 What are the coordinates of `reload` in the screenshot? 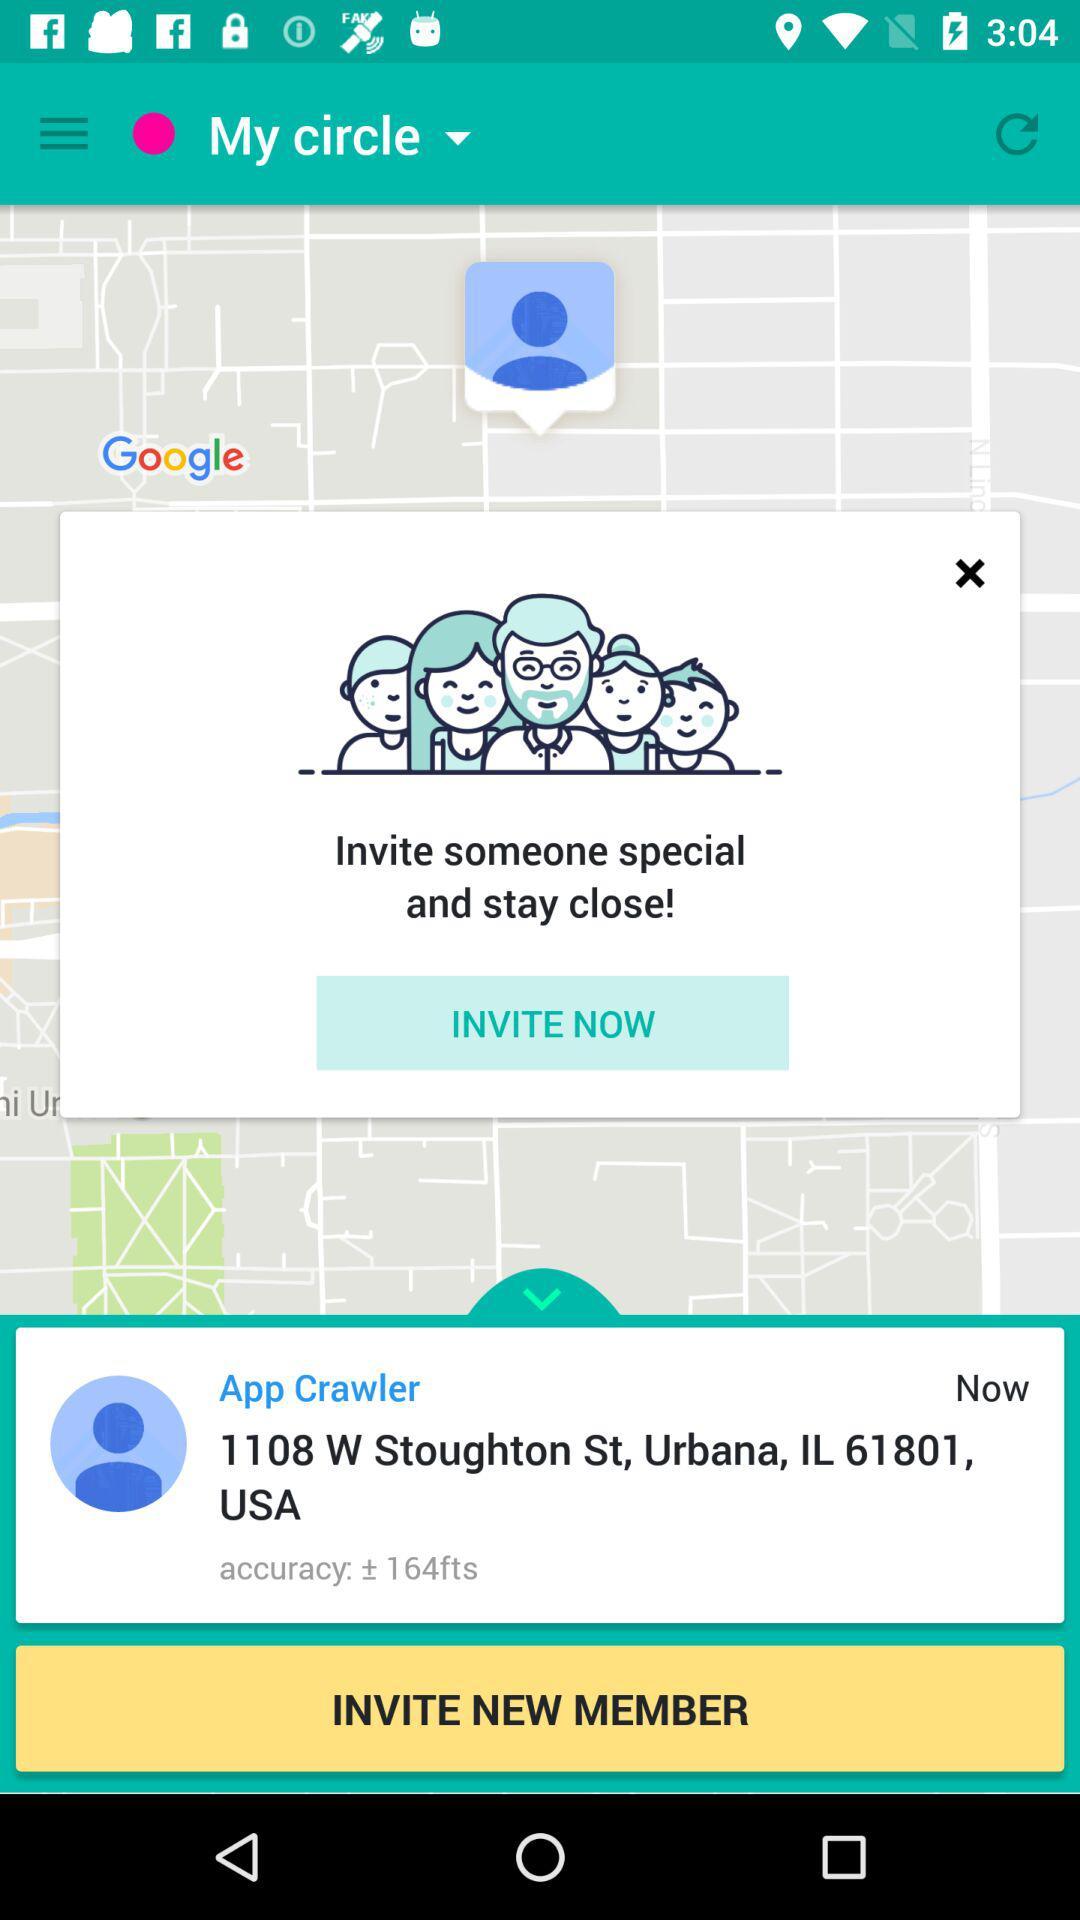 It's located at (1017, 132).